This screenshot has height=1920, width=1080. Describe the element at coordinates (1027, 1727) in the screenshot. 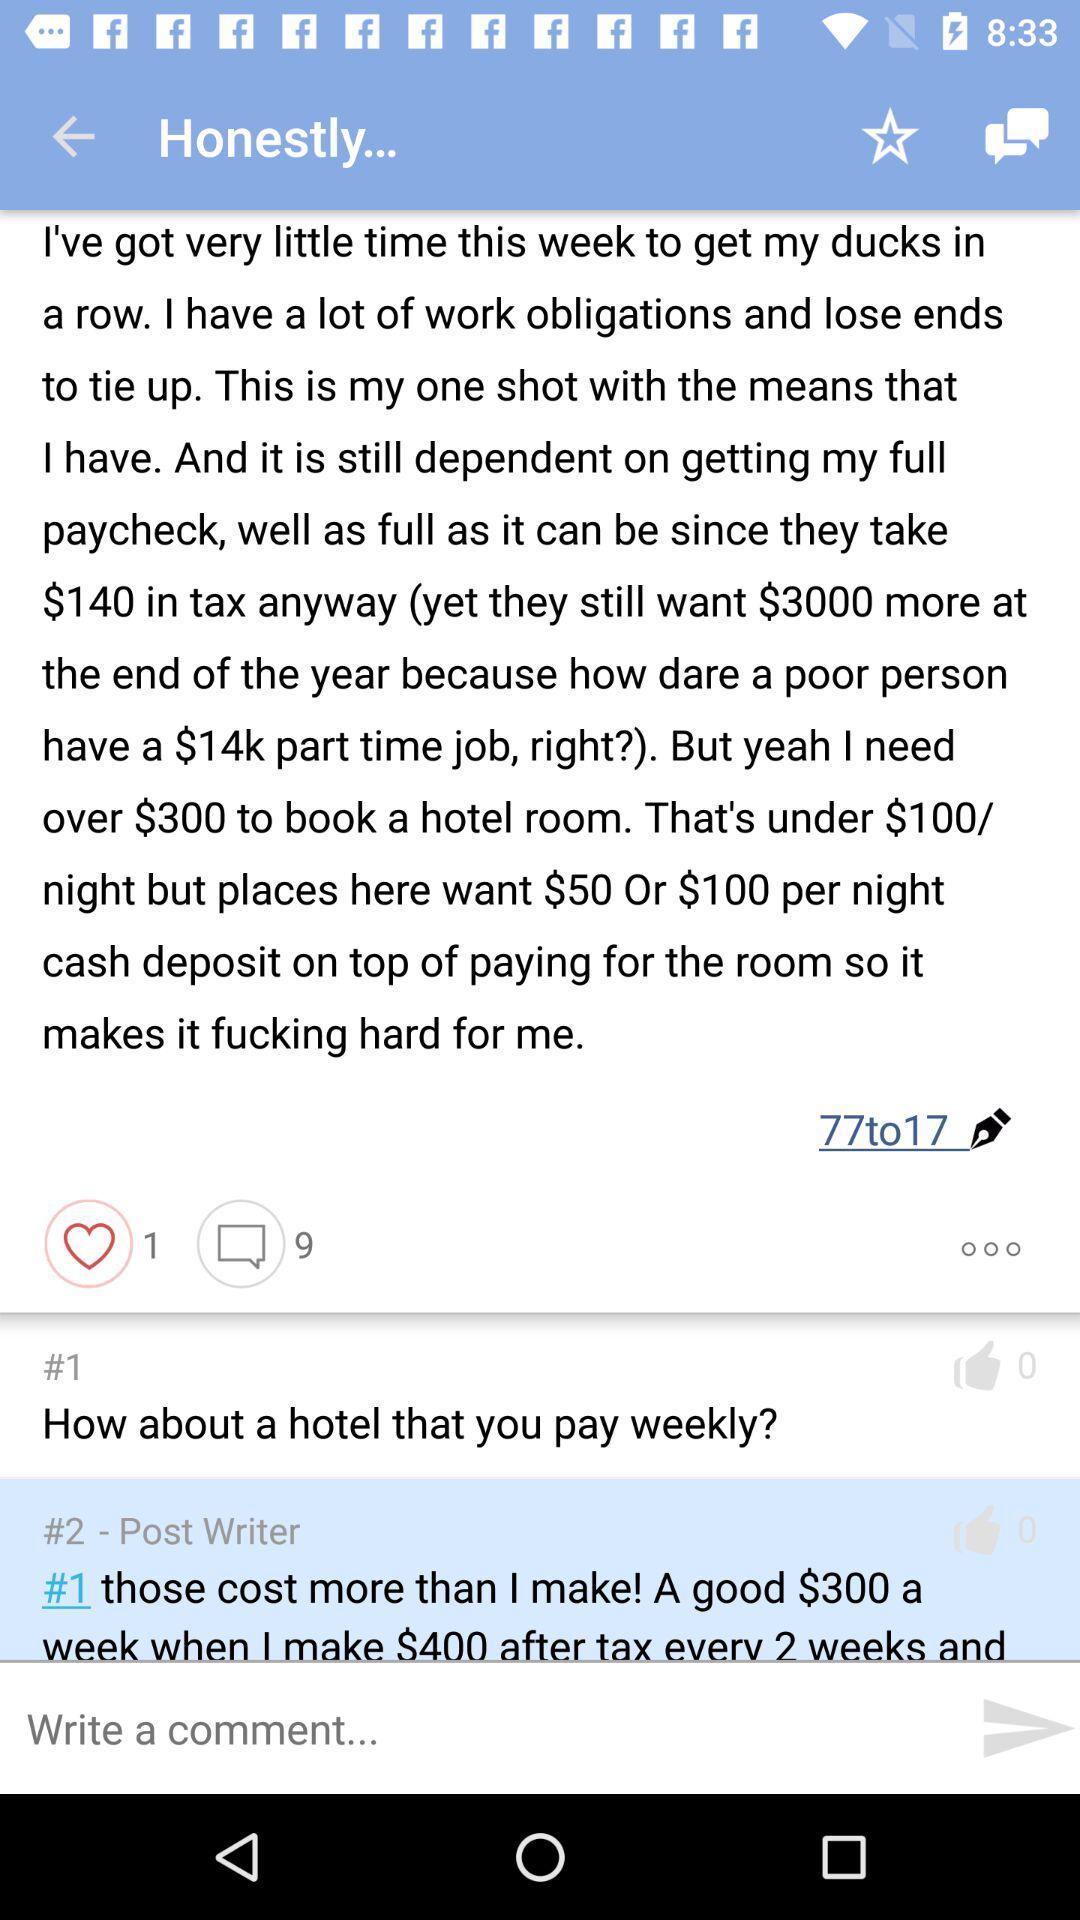

I see `the send icon` at that location.